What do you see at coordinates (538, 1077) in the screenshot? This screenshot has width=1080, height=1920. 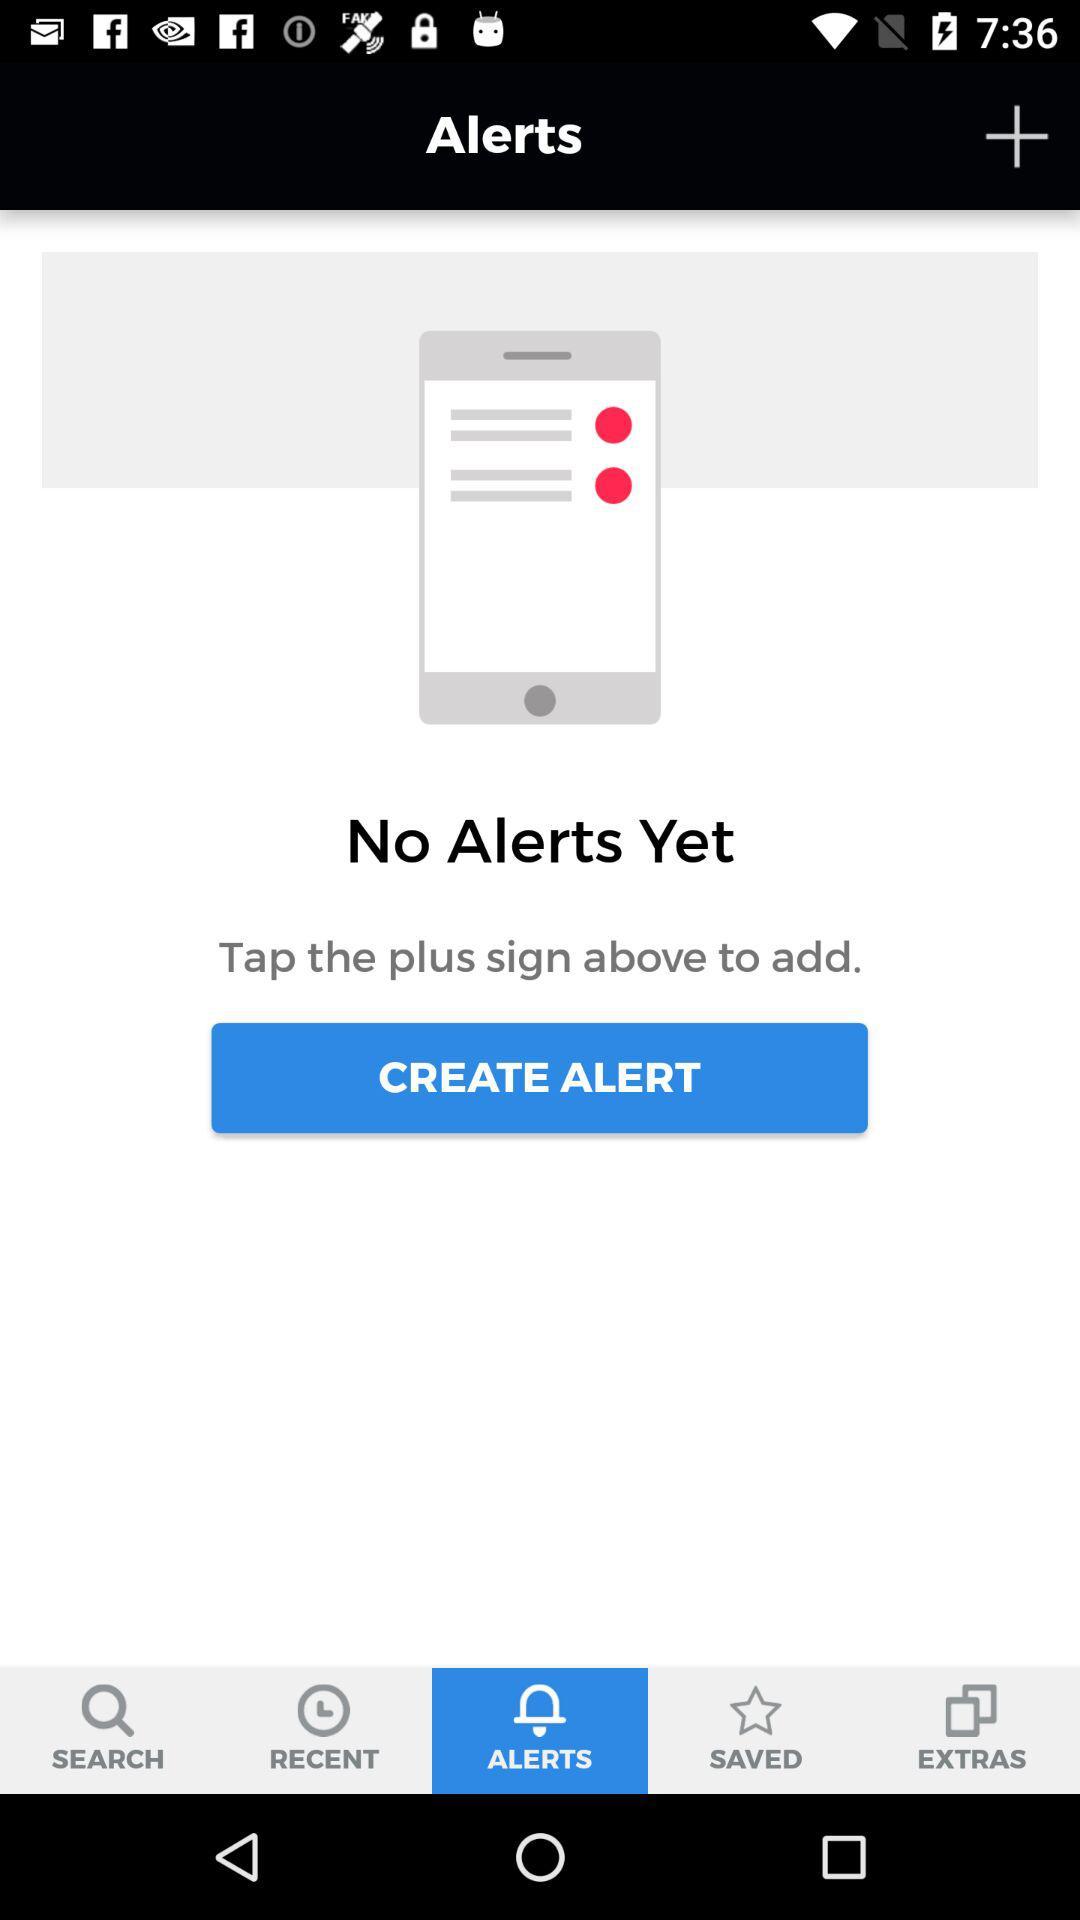 I see `the icon below tap the plus icon` at bounding box center [538, 1077].